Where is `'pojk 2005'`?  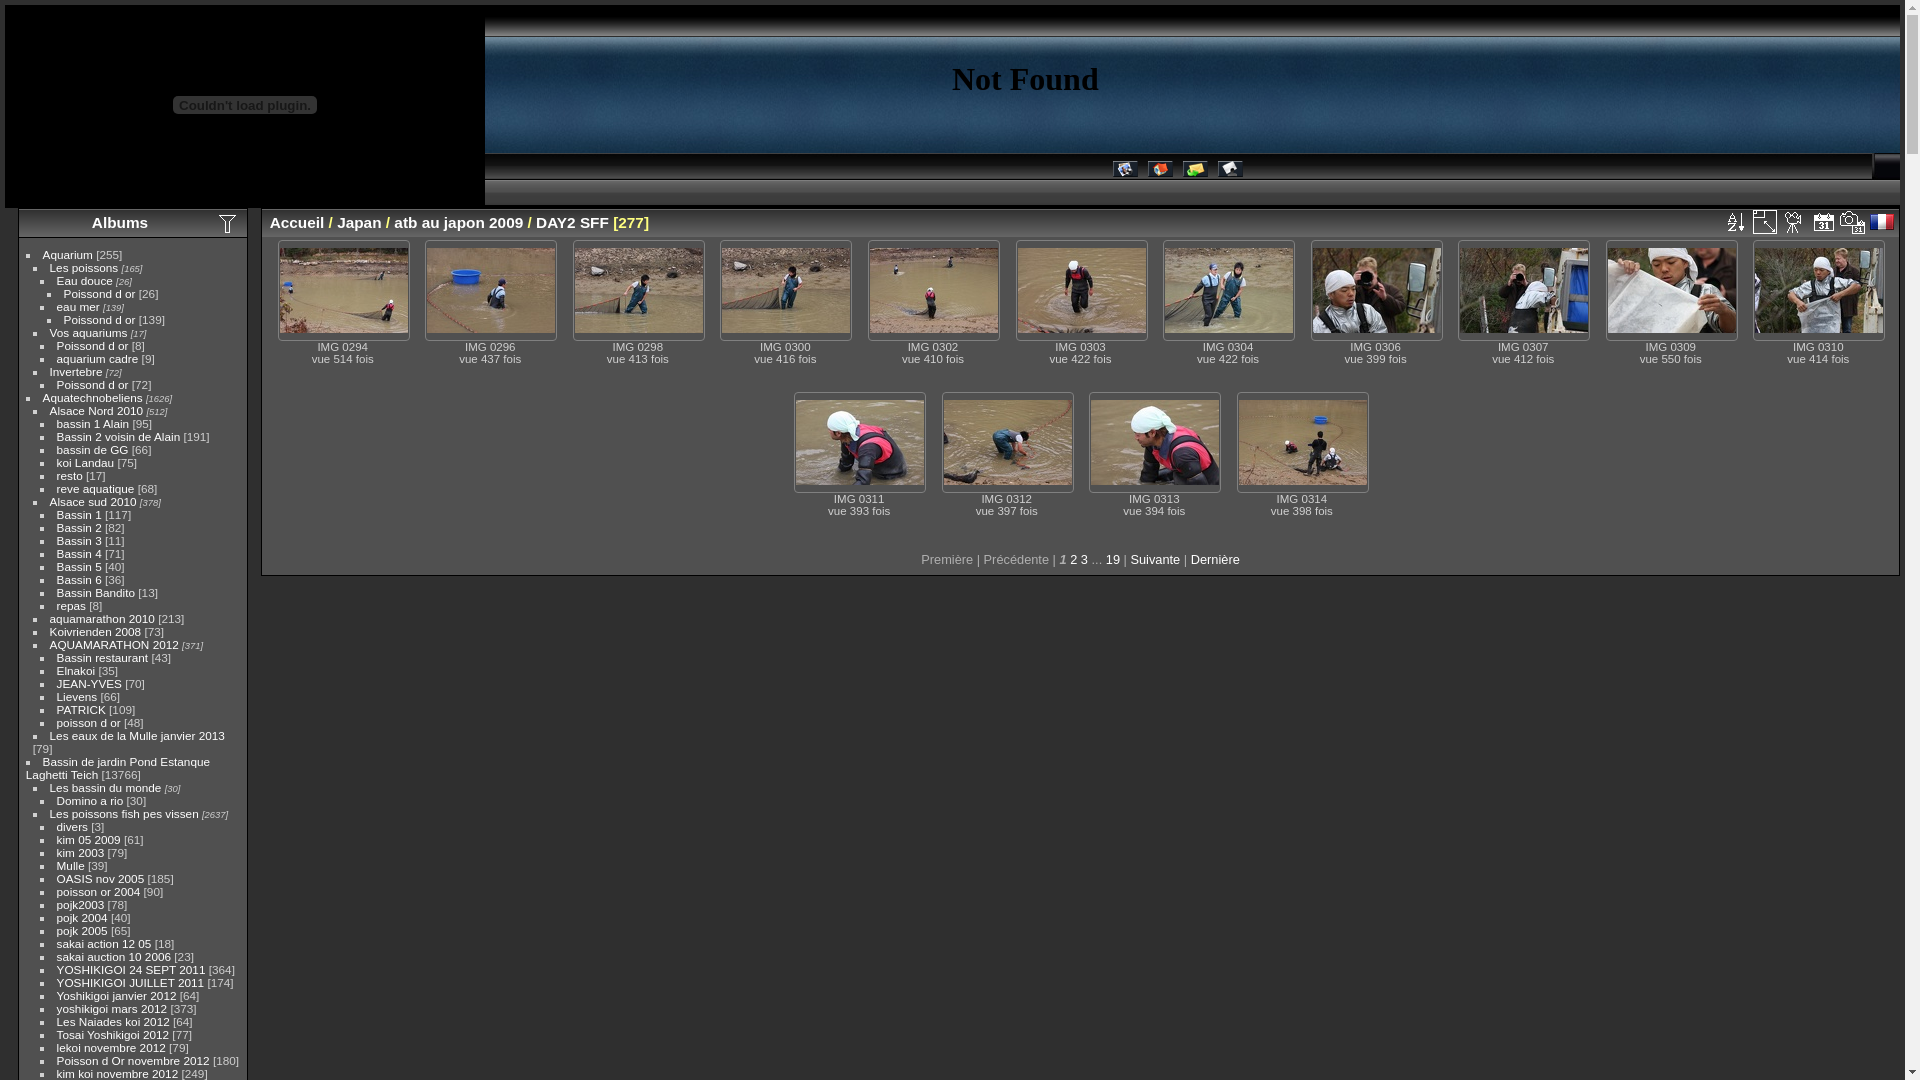 'pojk 2005' is located at coordinates (57, 930).